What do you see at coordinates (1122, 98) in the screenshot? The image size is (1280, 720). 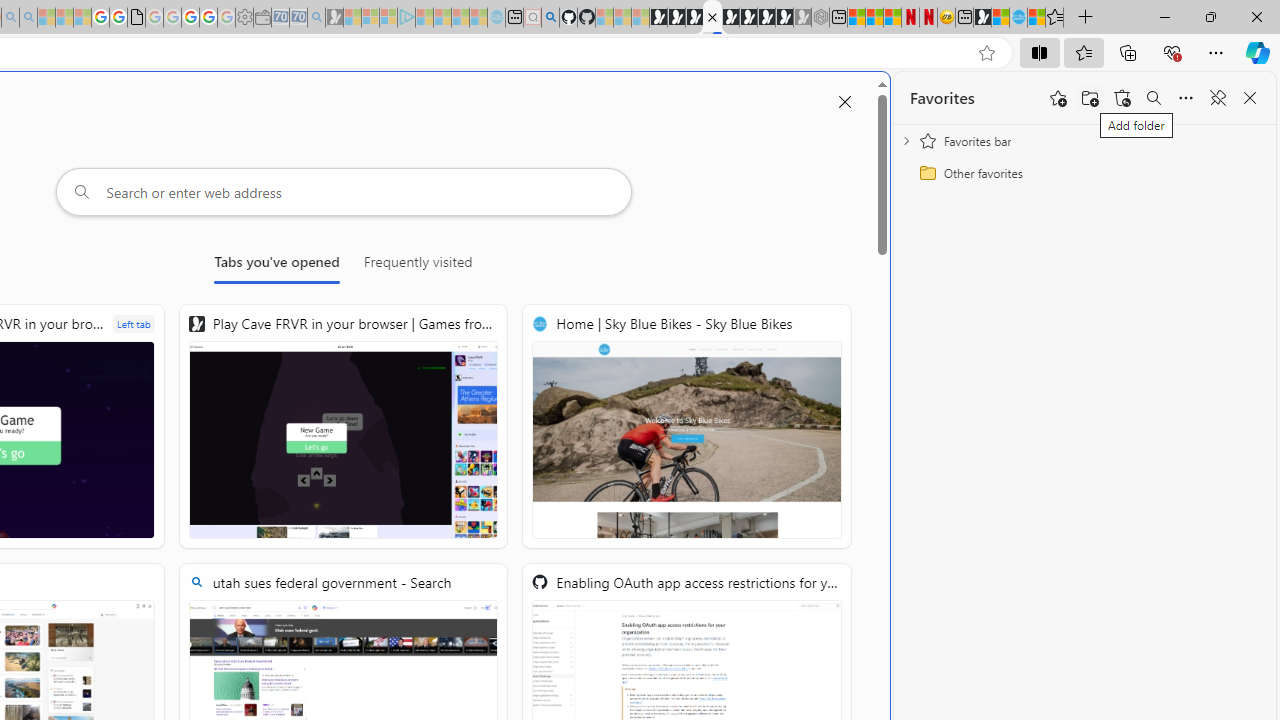 I see `'Restore deleted favorites'` at bounding box center [1122, 98].